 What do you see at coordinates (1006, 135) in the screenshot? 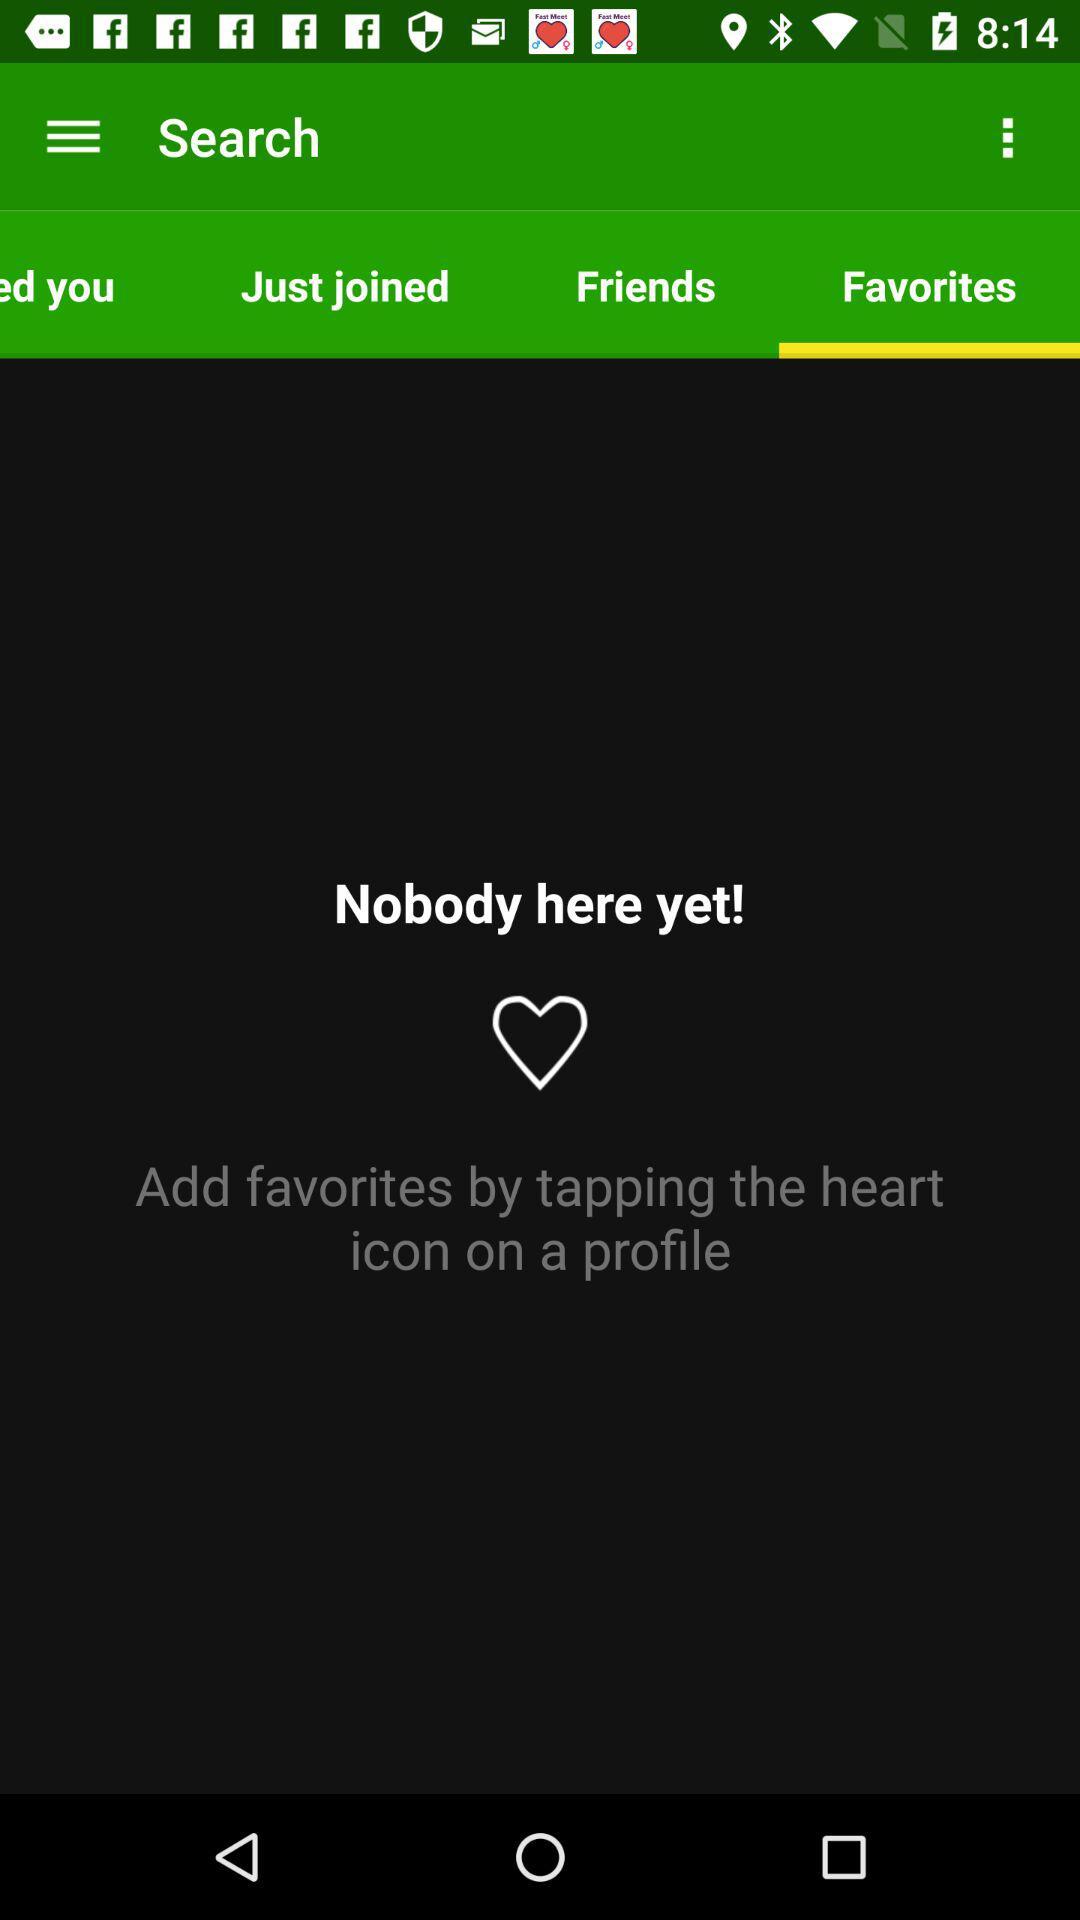
I see `icon next to friends item` at bounding box center [1006, 135].